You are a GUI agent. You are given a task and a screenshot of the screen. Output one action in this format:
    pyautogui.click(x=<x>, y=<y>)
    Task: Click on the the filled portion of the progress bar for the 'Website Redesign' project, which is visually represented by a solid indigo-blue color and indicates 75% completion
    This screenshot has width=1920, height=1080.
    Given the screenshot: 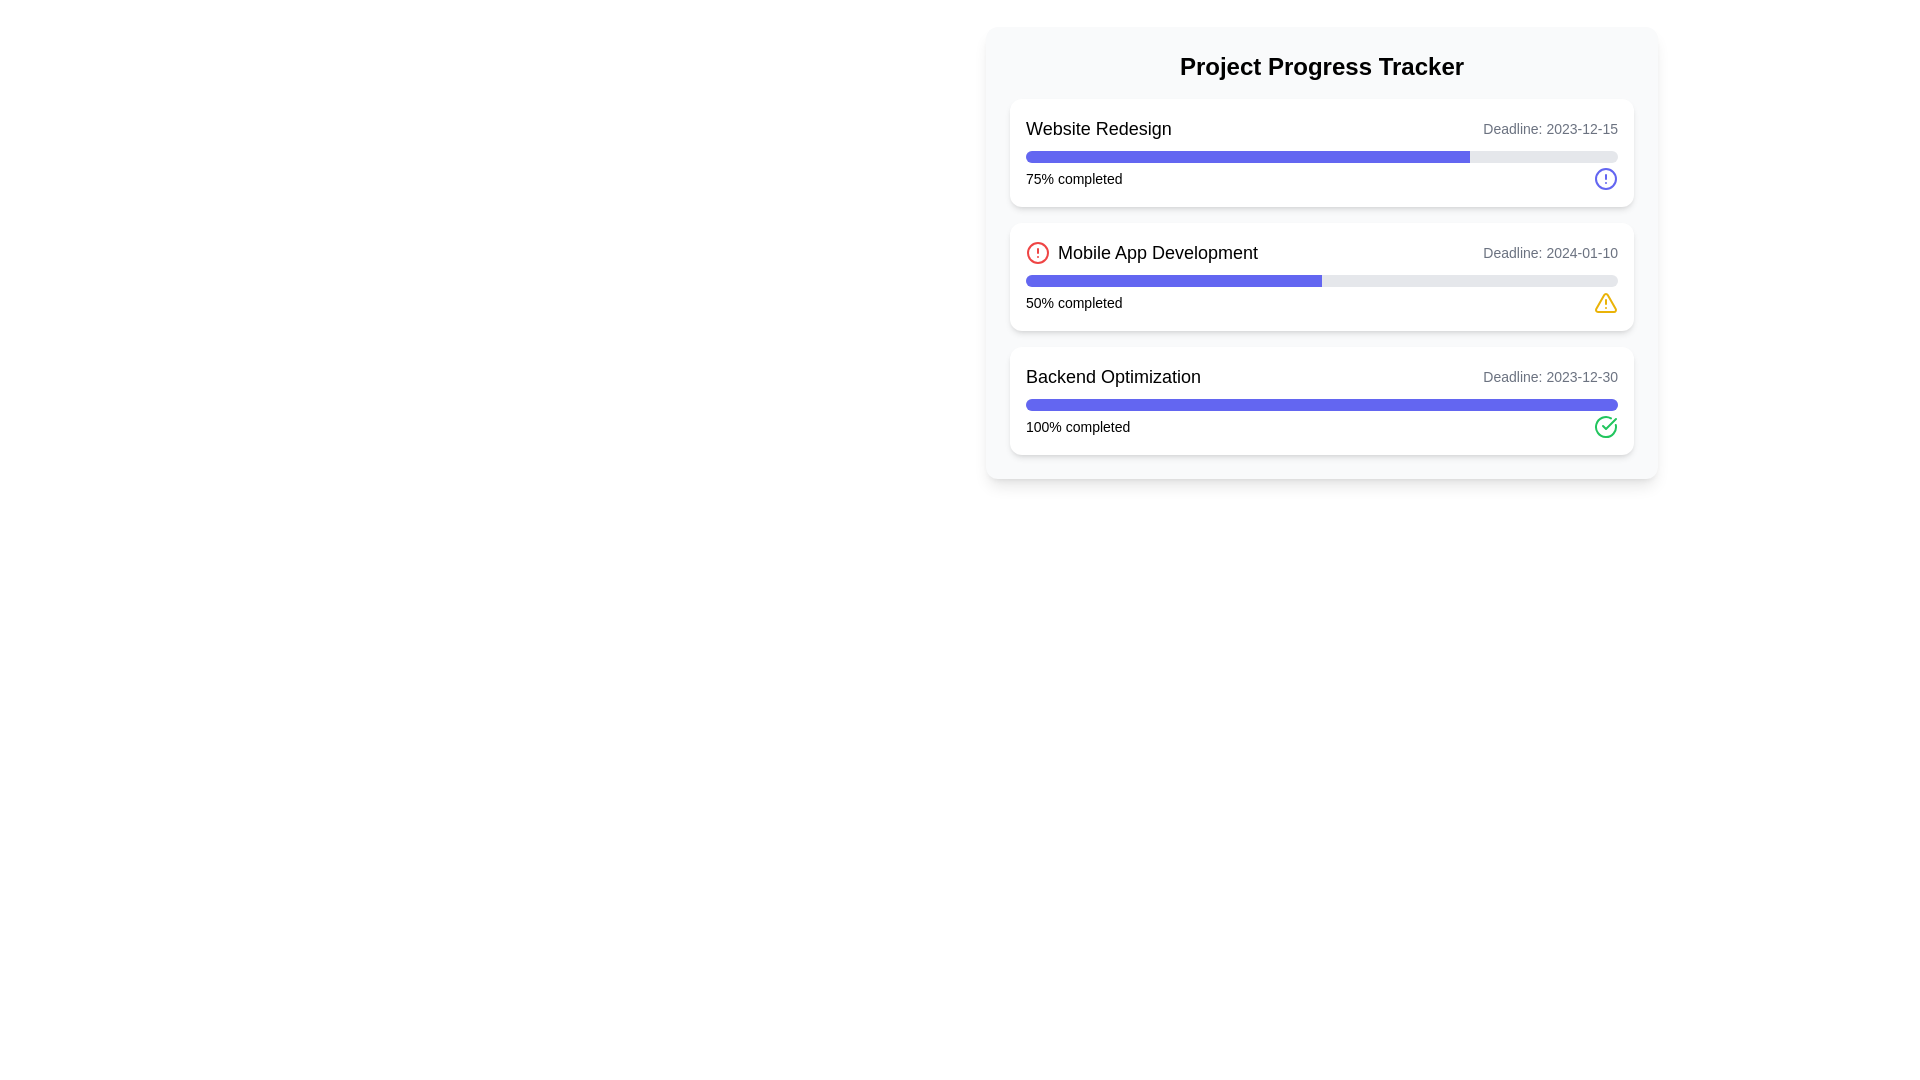 What is the action you would take?
    pyautogui.click(x=1247, y=156)
    